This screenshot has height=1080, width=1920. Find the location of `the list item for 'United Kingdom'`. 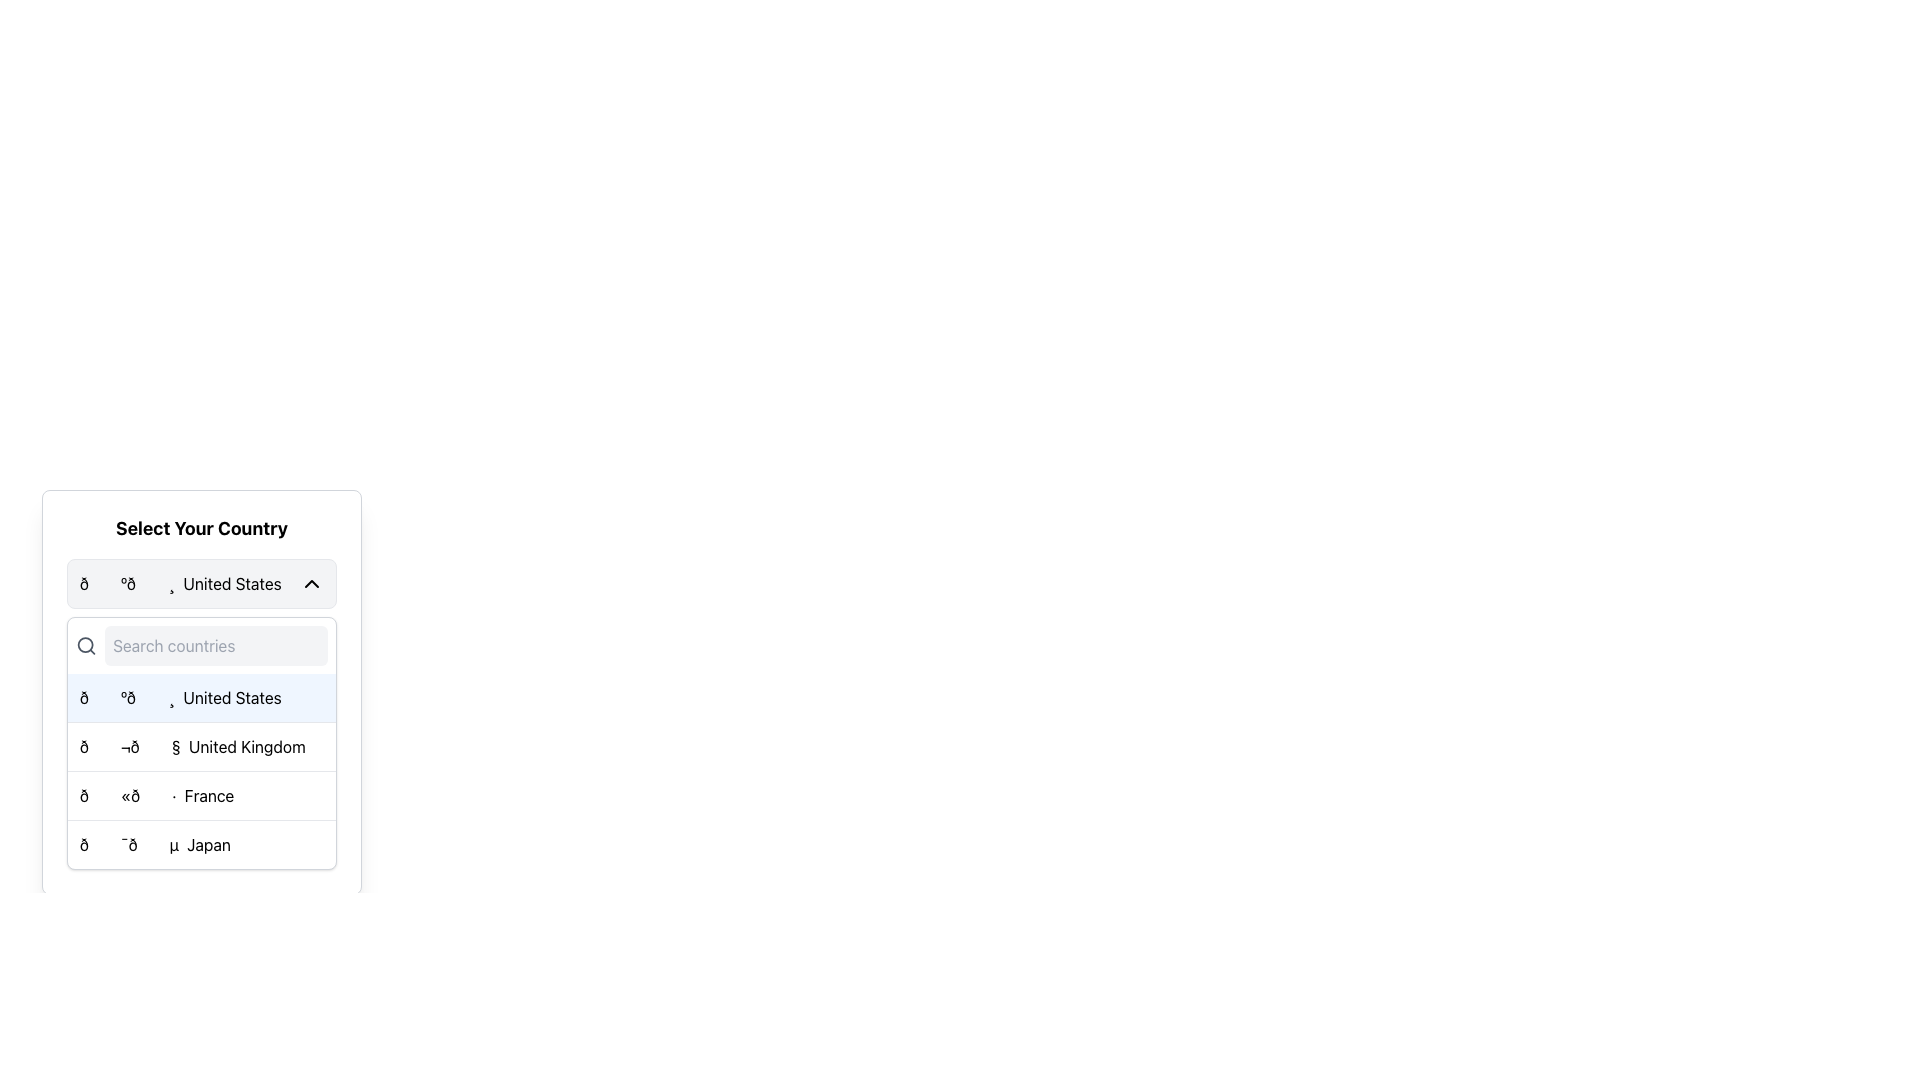

the list item for 'United Kingdom' is located at coordinates (201, 746).